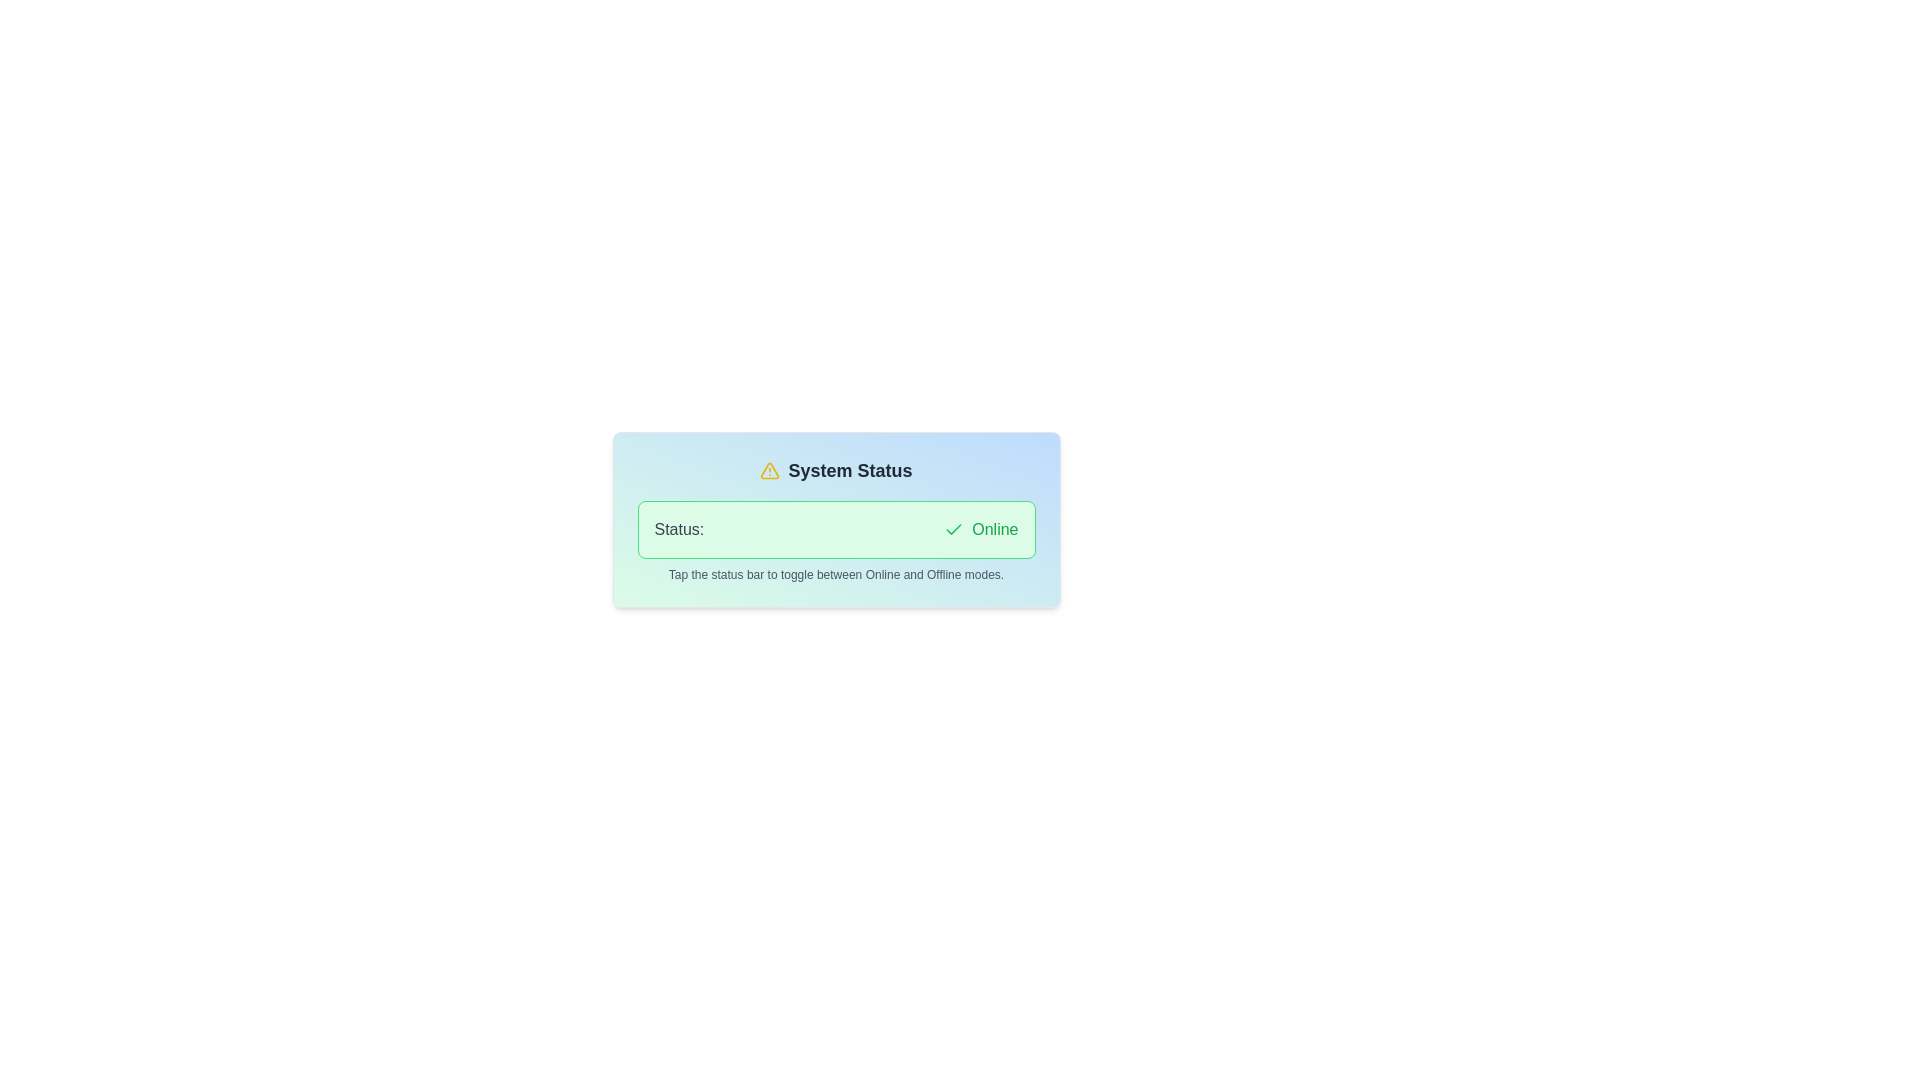  I want to click on the graphical vector icon representing a warning or status symbol located centrally above the label 'System Status', so click(769, 470).